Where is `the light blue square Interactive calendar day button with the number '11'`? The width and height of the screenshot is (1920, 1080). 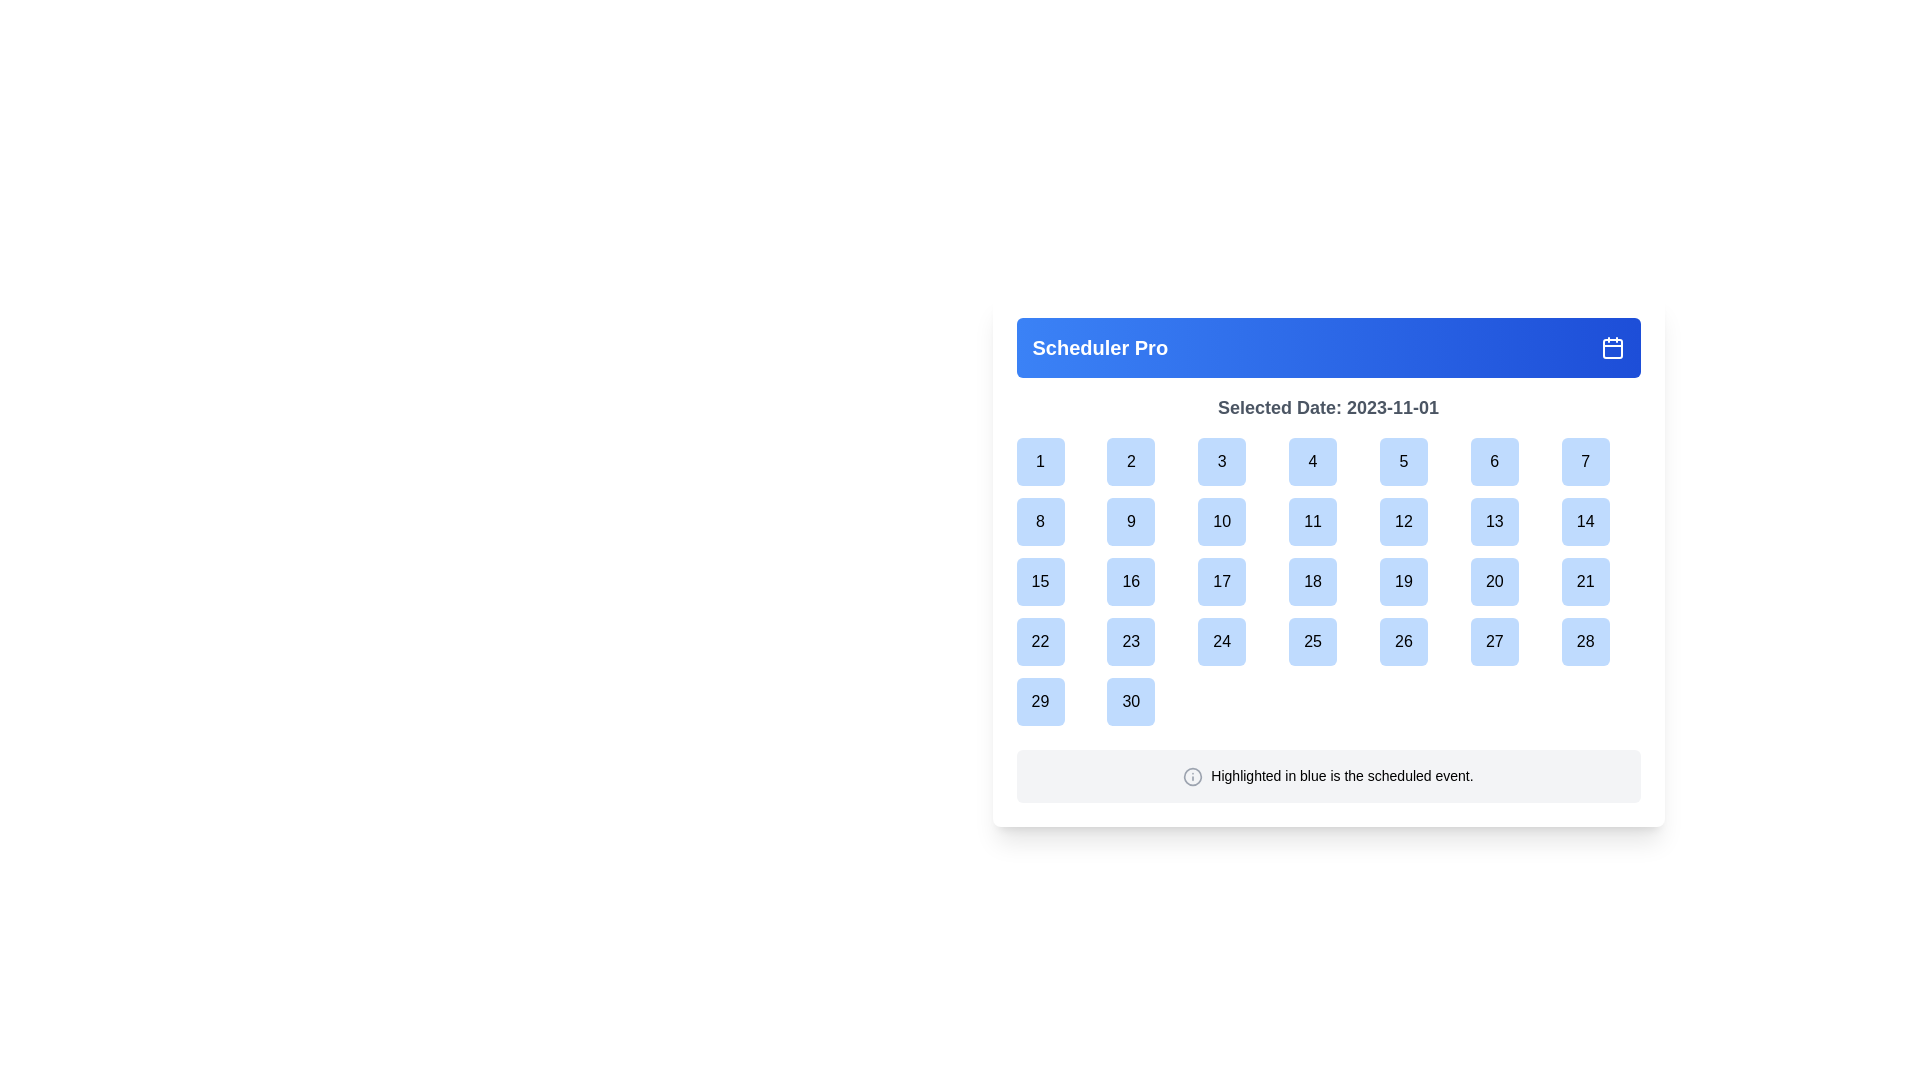 the light blue square Interactive calendar day button with the number '11' is located at coordinates (1328, 520).